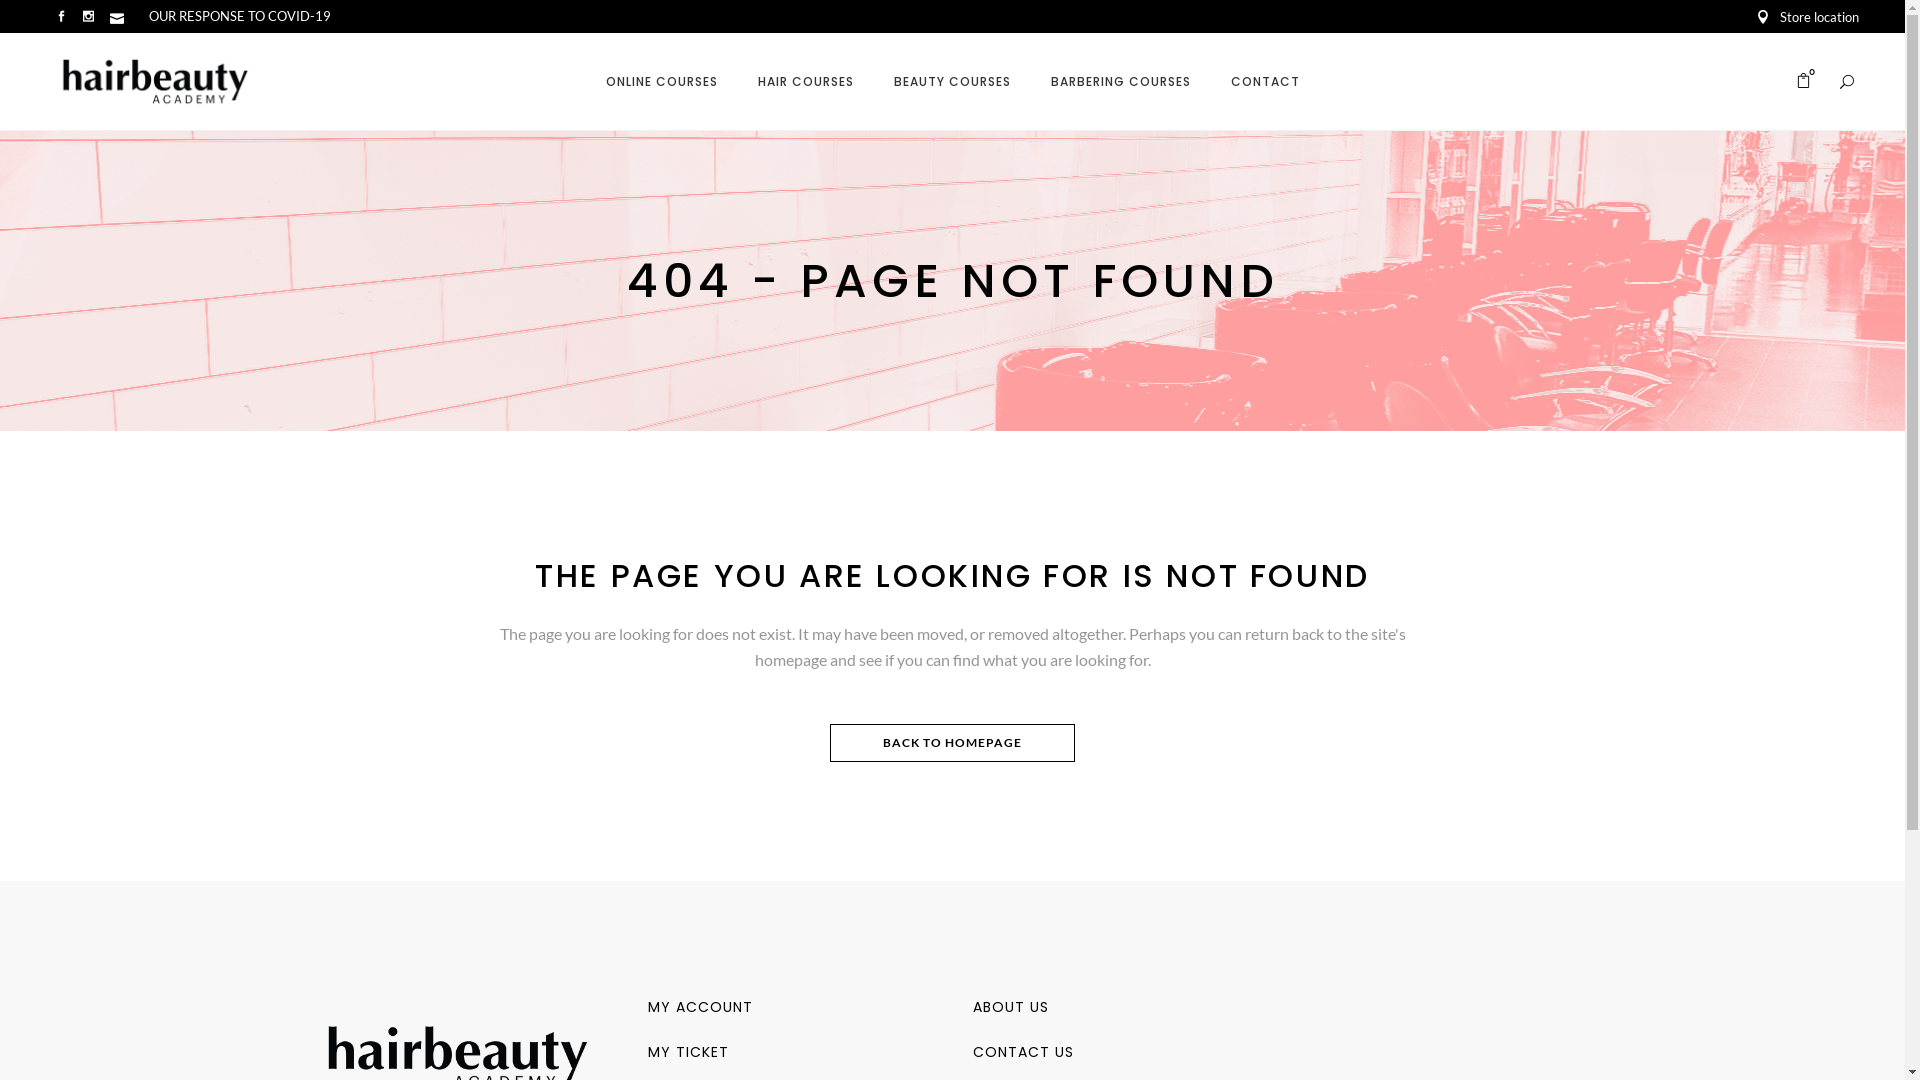  What do you see at coordinates (1009, 1006) in the screenshot?
I see `'ABOUT US'` at bounding box center [1009, 1006].